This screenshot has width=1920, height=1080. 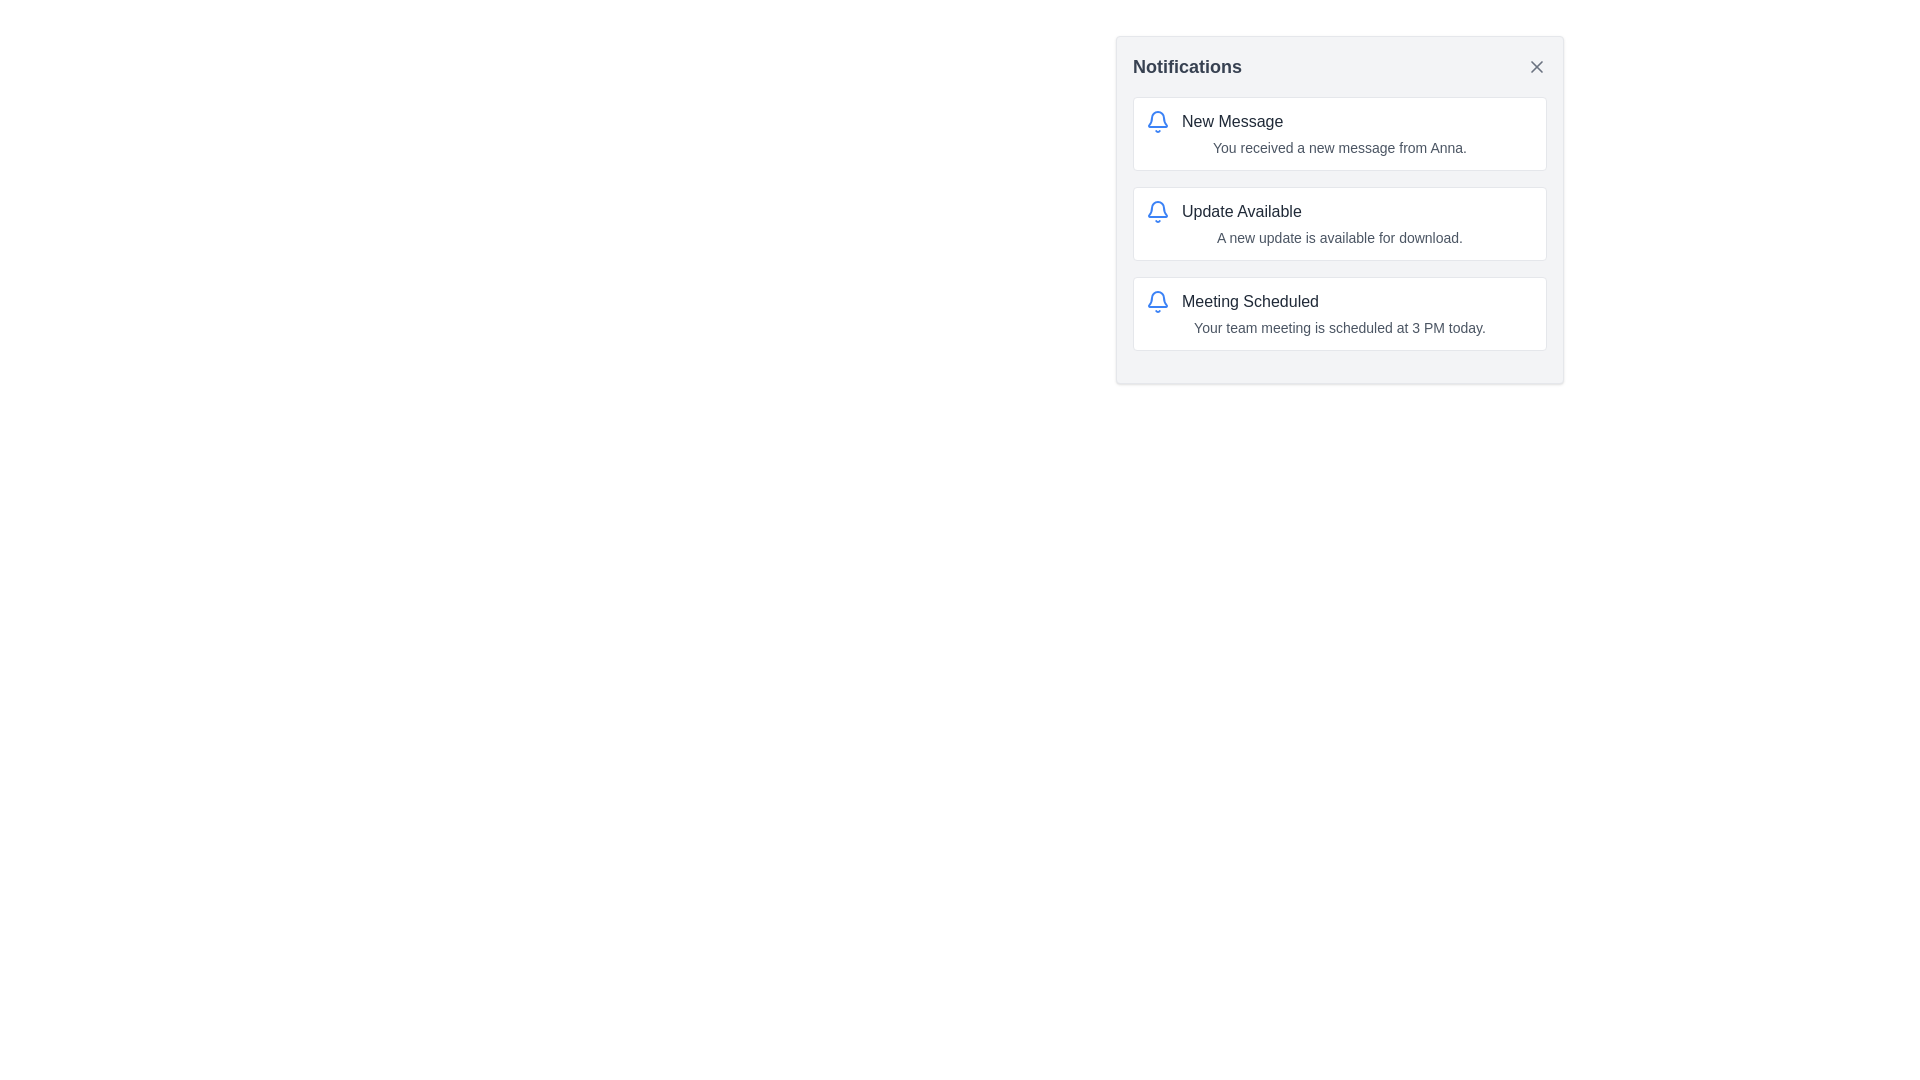 What do you see at coordinates (1249, 301) in the screenshot?
I see `the text label that reads 'Meeting Scheduled', which is styled with a medium font weight and gray color, positioned as the third item in a stacked list of notifications` at bounding box center [1249, 301].